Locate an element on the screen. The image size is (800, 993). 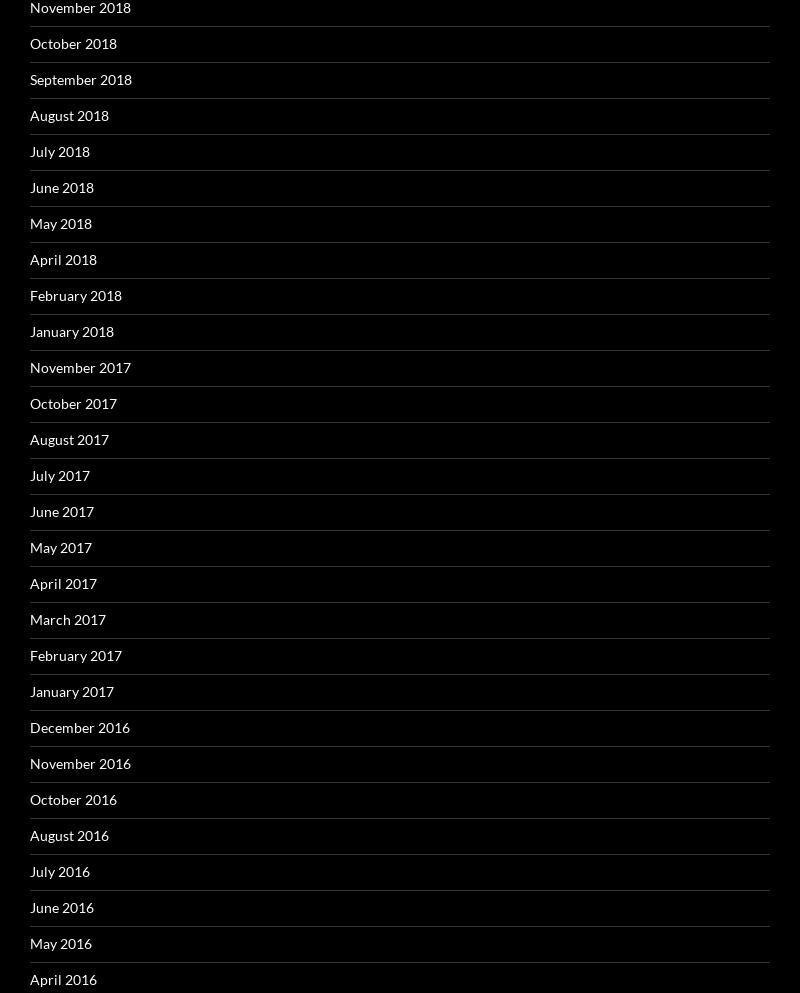
'June 2018' is located at coordinates (61, 185).